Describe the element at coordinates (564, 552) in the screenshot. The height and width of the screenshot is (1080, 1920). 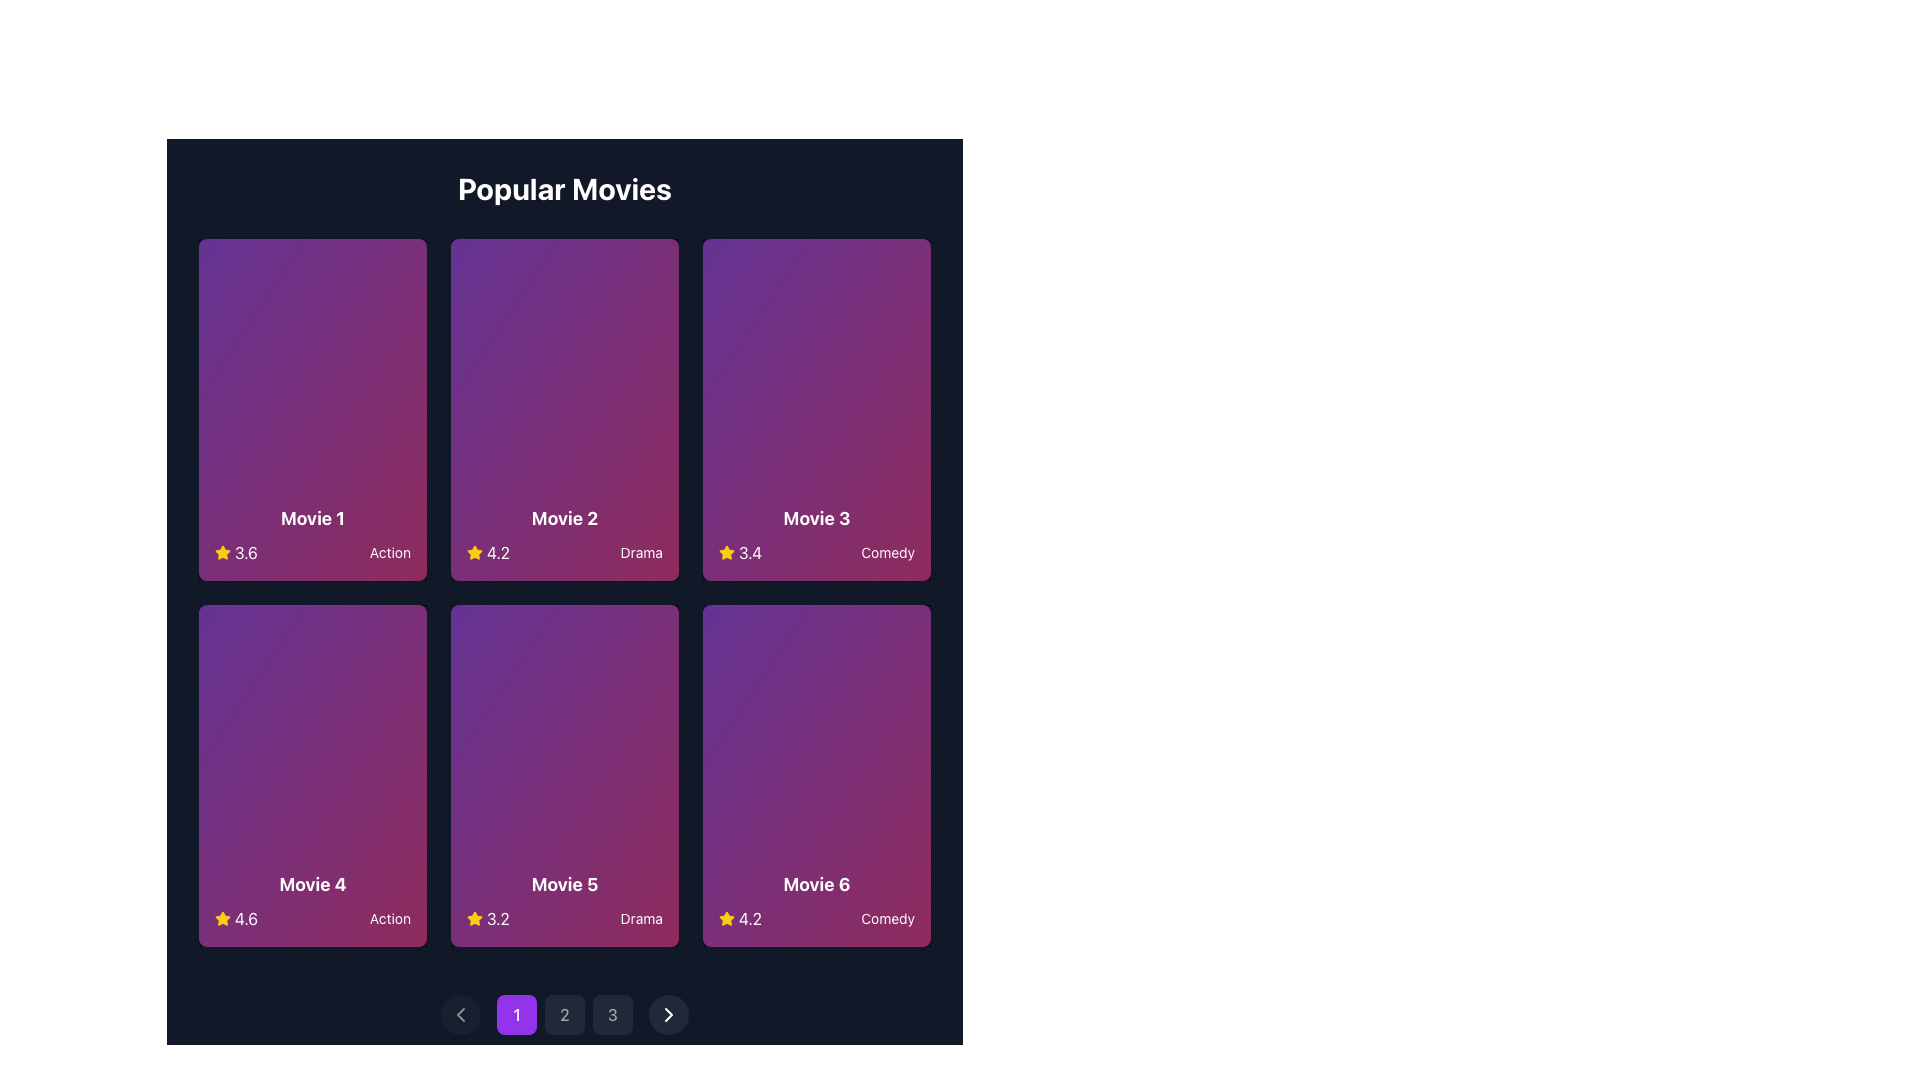
I see `the Rating and genre display component that shows a rating score of 4.2 and genre Drama, located in the lower part of the second card from the left in the top row of the grid layout, part of the card titled 'Movie 2'` at that location.